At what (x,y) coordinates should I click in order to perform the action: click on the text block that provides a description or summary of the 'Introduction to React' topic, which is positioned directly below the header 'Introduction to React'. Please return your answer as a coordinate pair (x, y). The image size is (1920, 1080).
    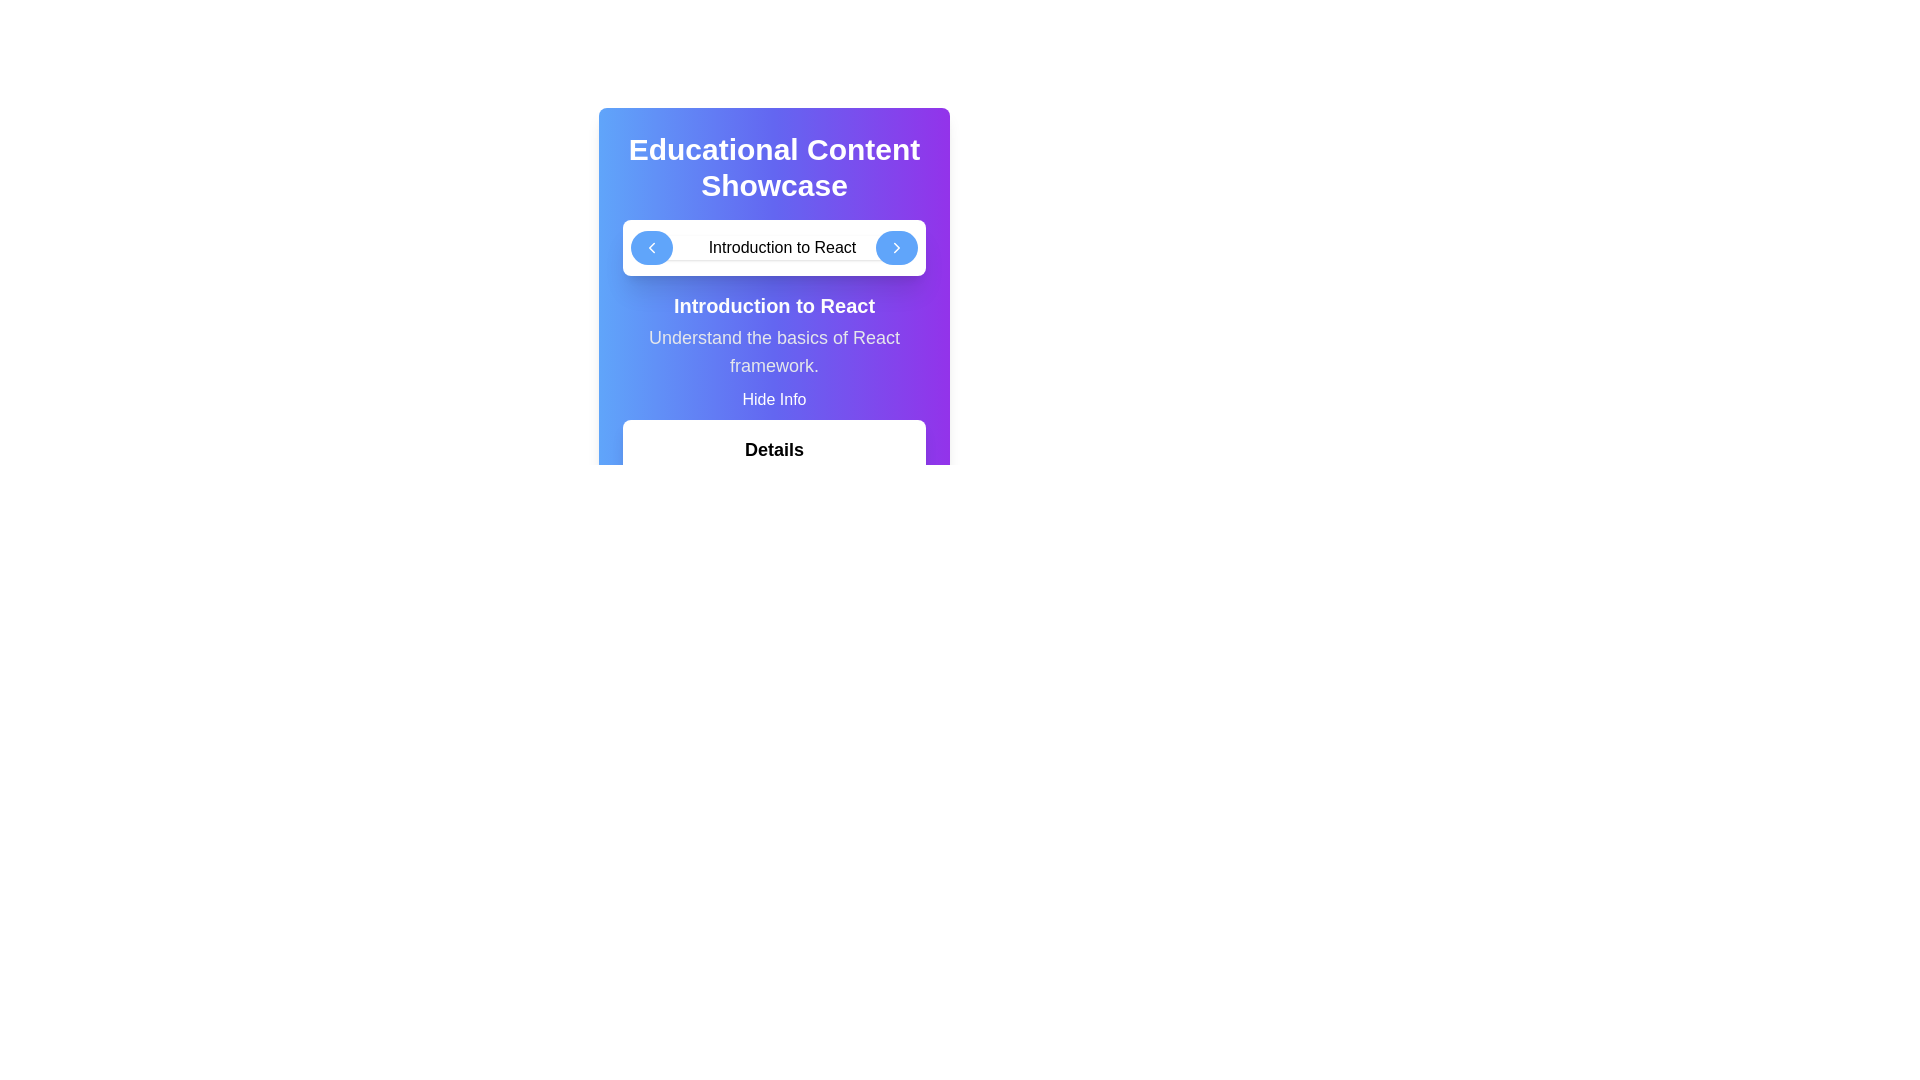
    Looking at the image, I should click on (773, 350).